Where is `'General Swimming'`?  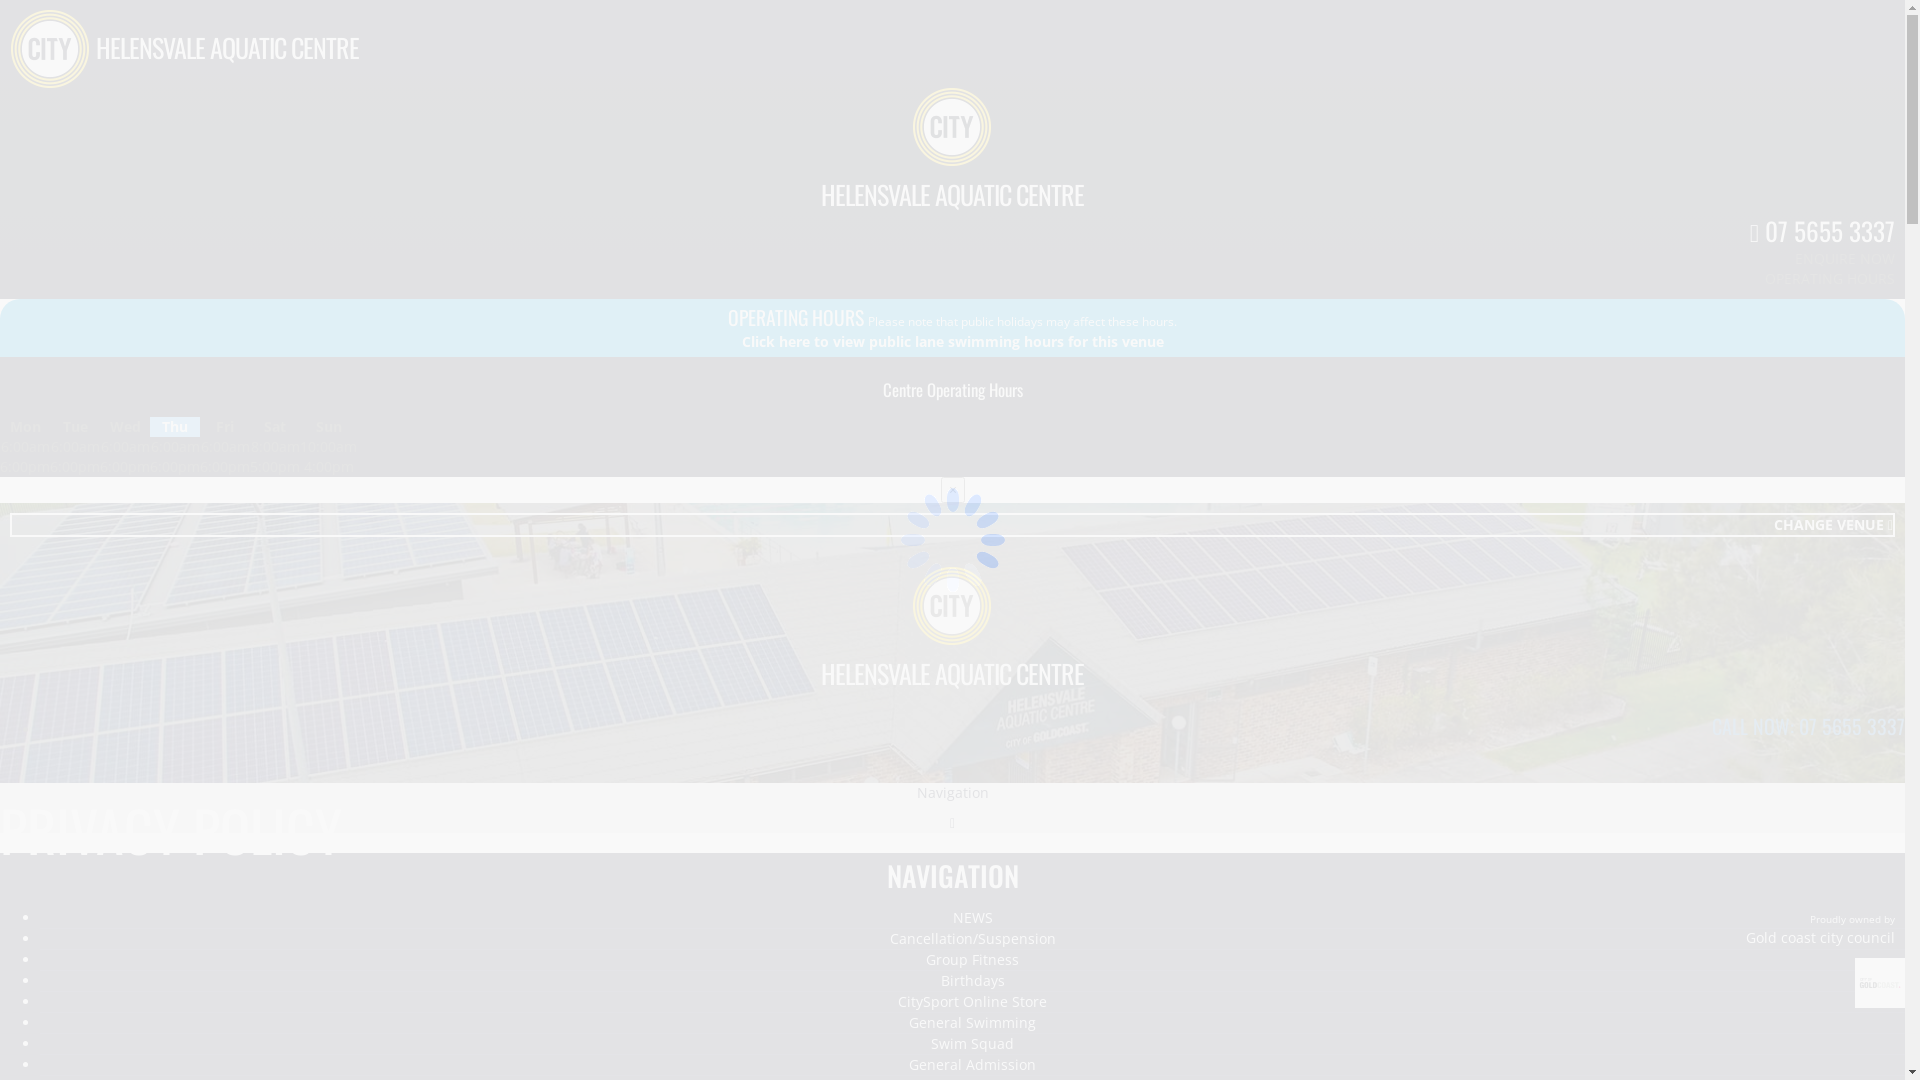
'General Swimming' is located at coordinates (972, 1022).